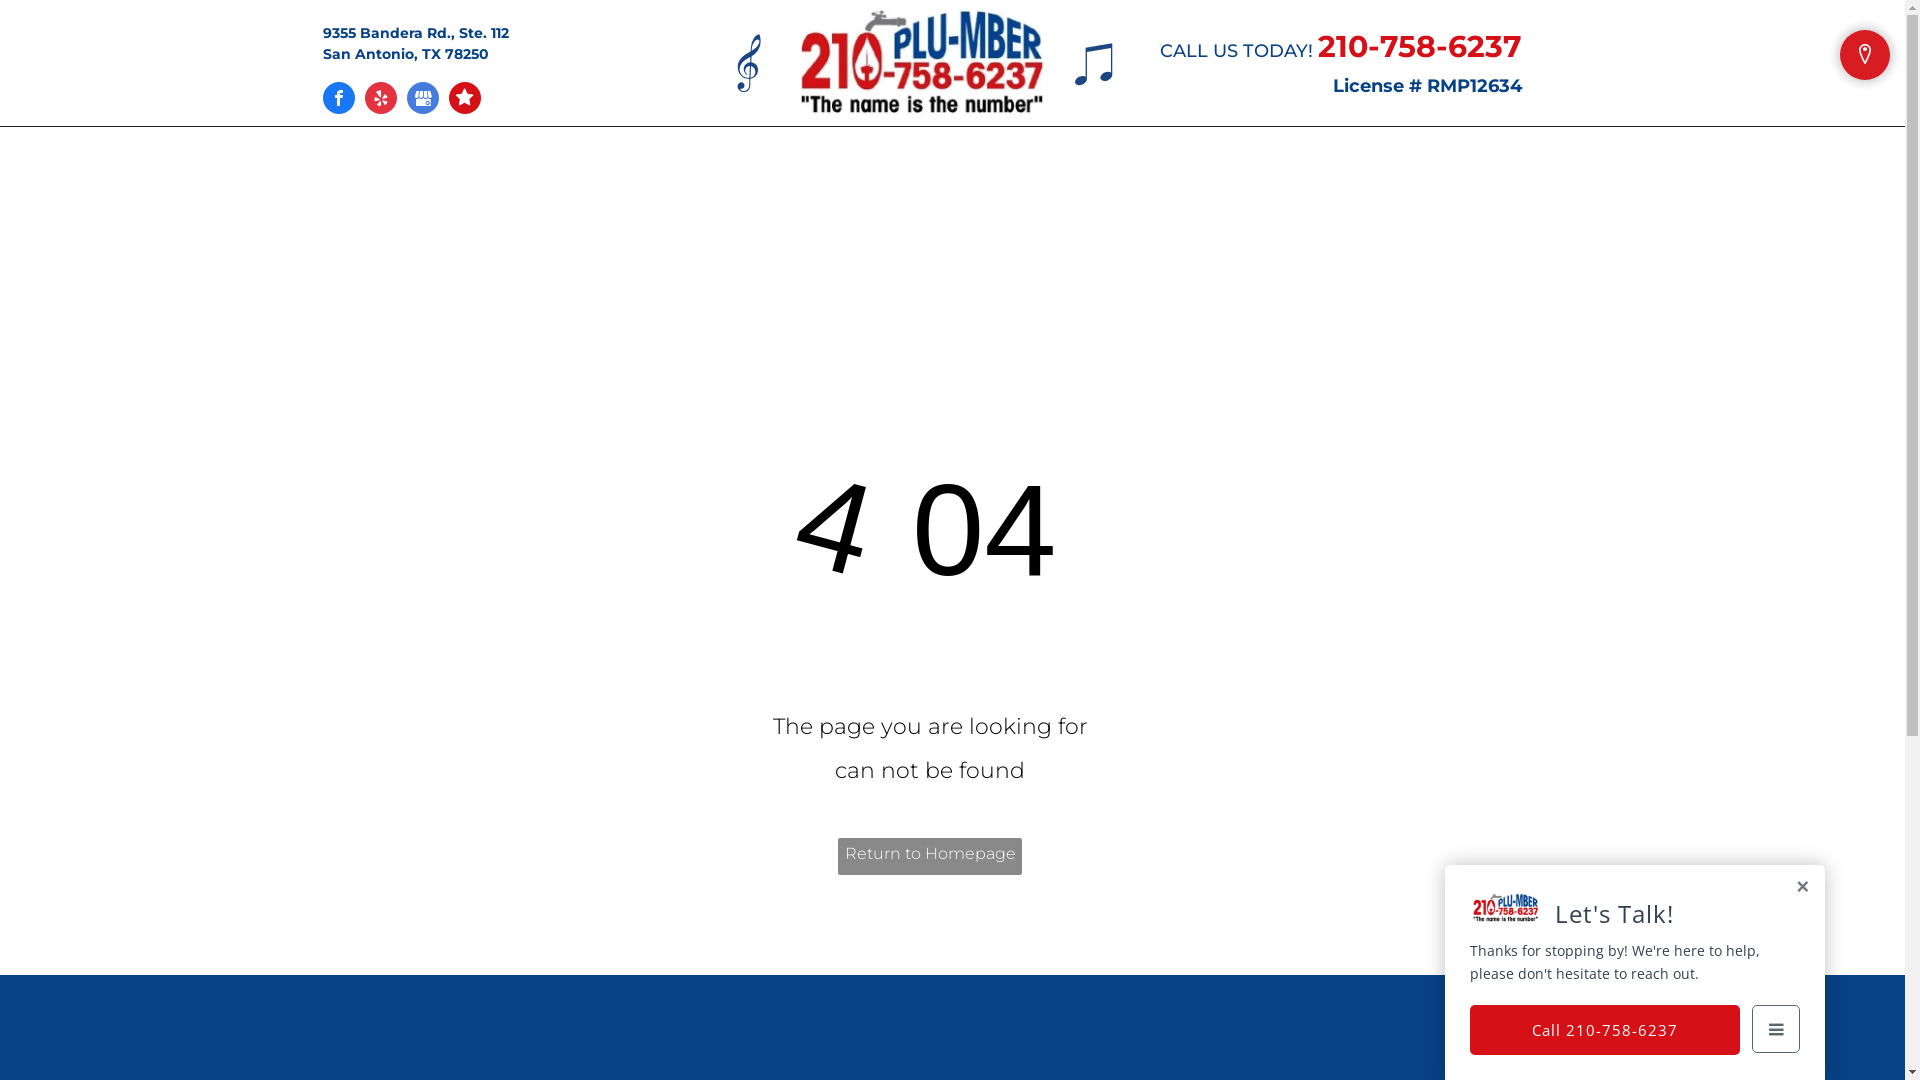 The image size is (1920, 1080). Describe the element at coordinates (1281, 167) in the screenshot. I see `'Contact Us'` at that location.